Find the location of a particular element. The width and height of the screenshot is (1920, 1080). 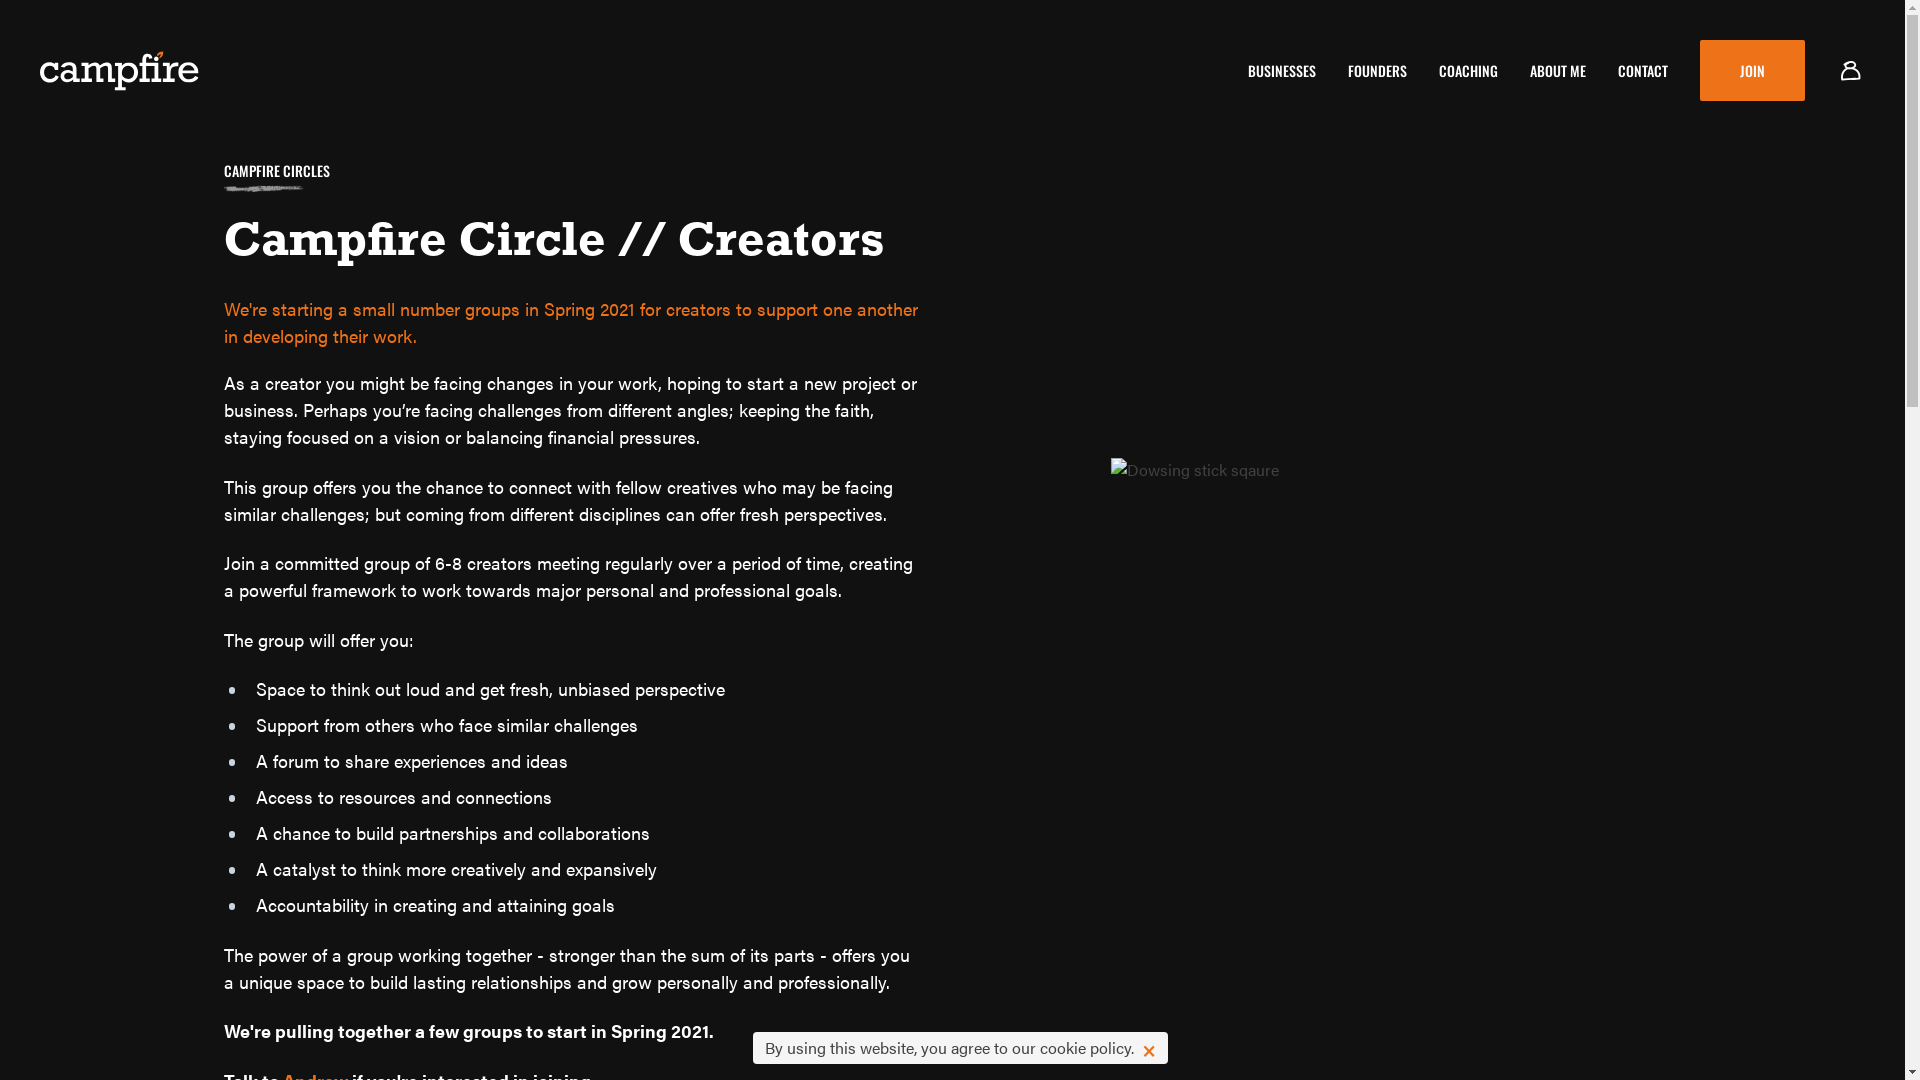

'COACHING' is located at coordinates (1438, 69).